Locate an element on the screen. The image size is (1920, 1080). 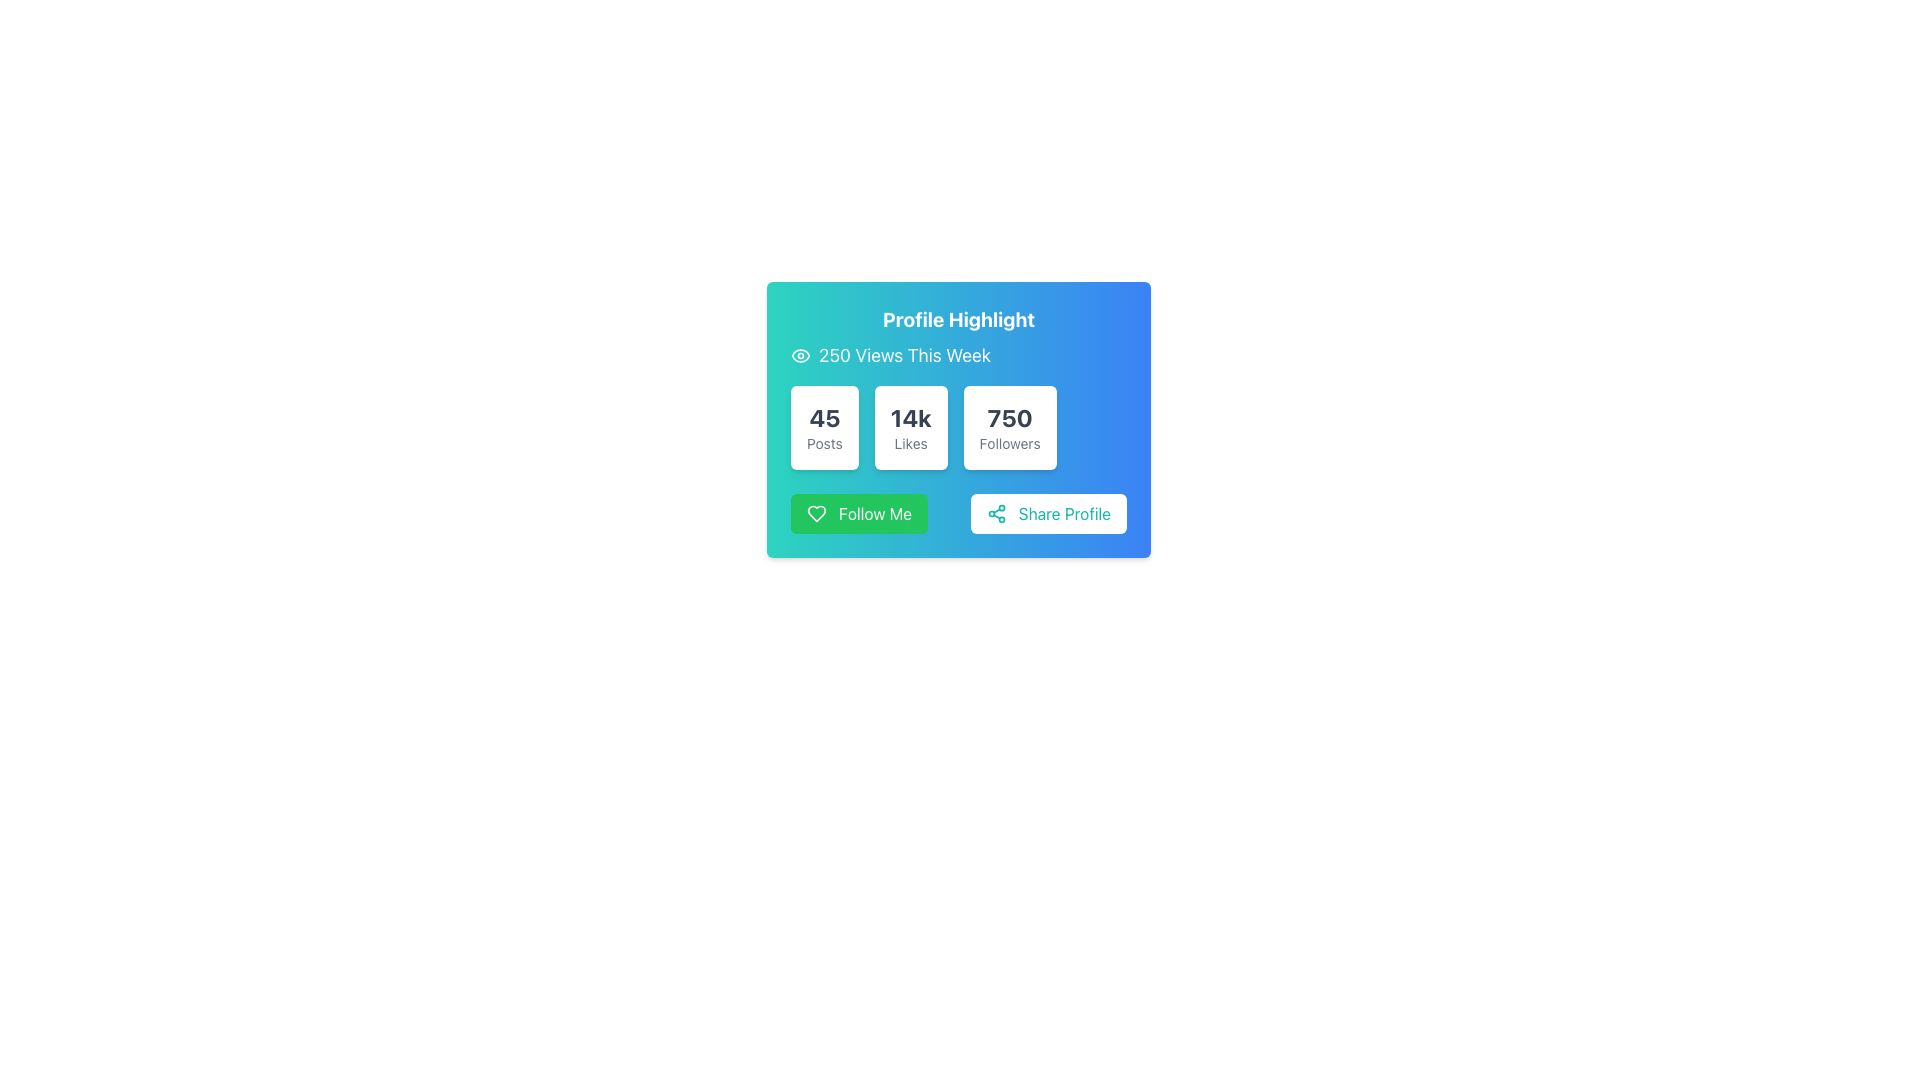
the Text Label with Icon that displays the number of views the profile received in the current week, located within the 'Profile Highlight' card, below the title and above the statistics blocks is located at coordinates (958, 354).